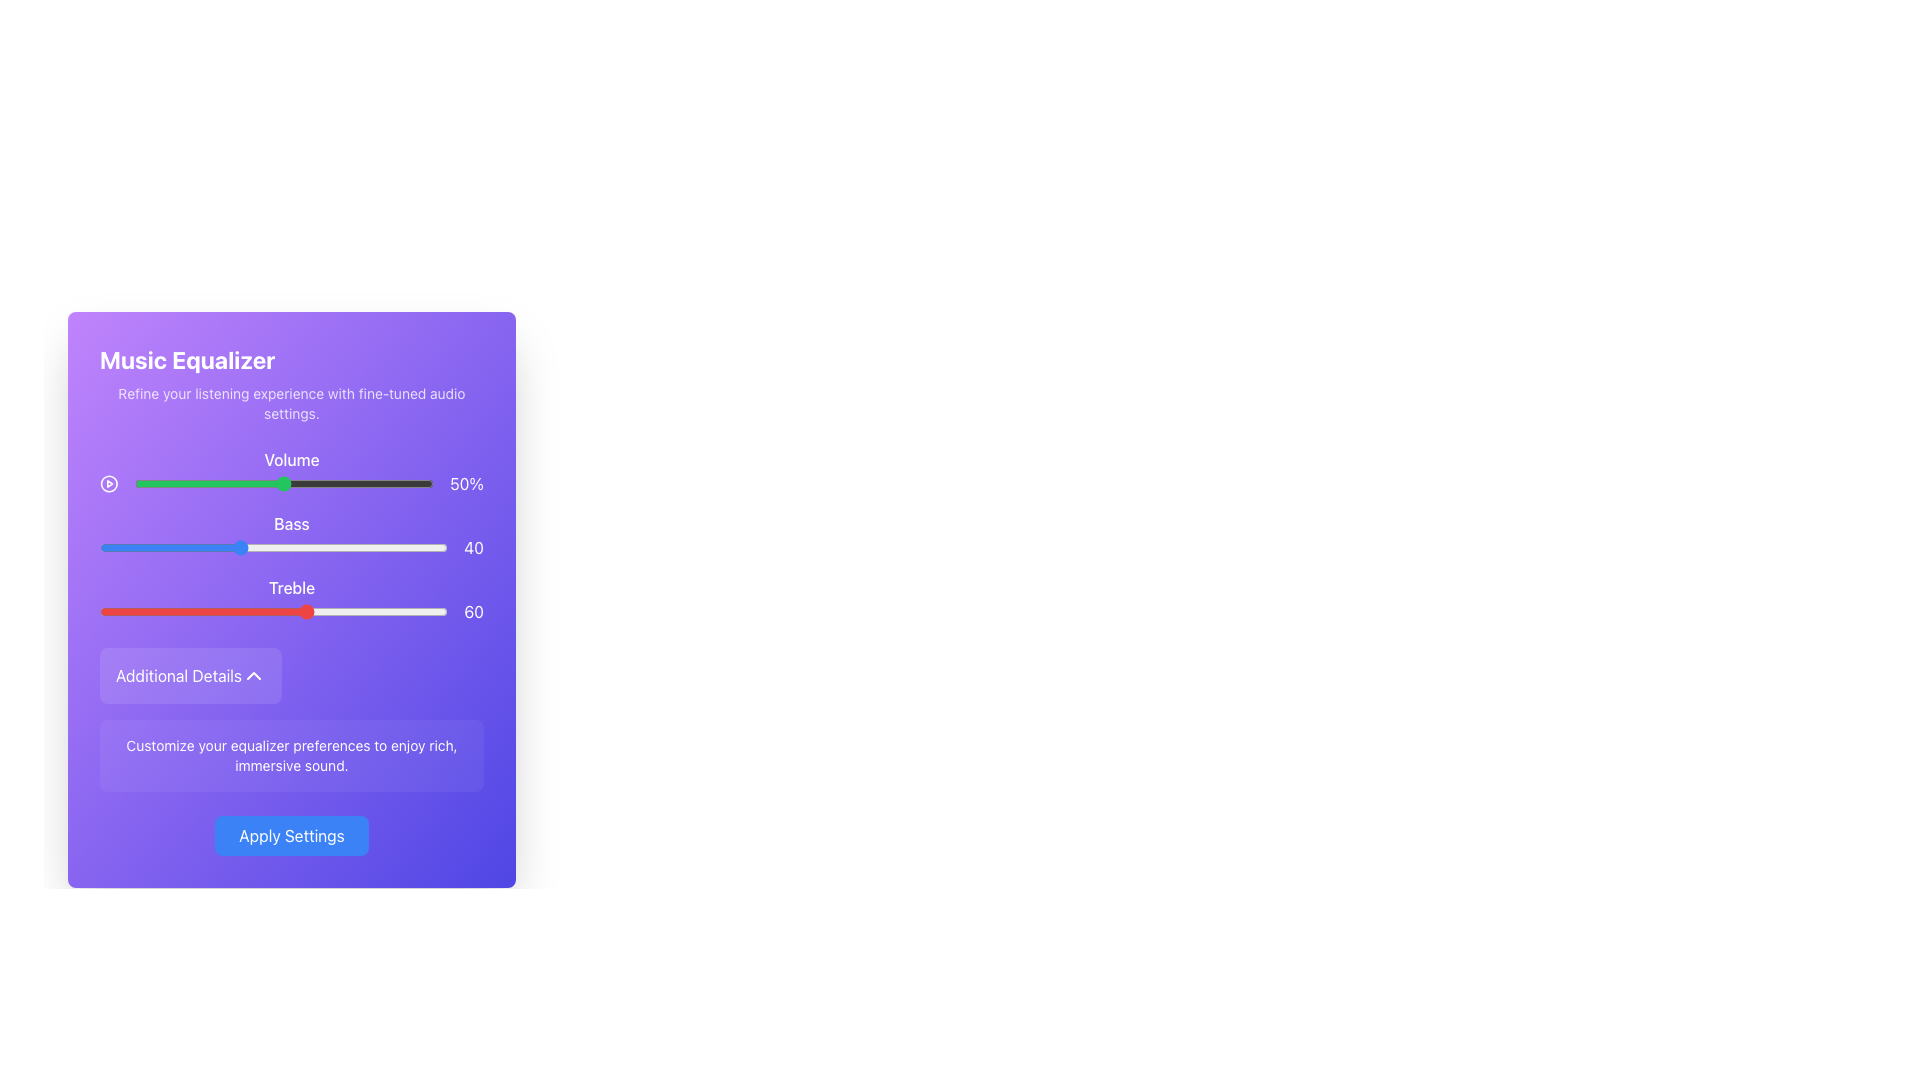 The width and height of the screenshot is (1920, 1080). I want to click on the Treble, so click(112, 611).